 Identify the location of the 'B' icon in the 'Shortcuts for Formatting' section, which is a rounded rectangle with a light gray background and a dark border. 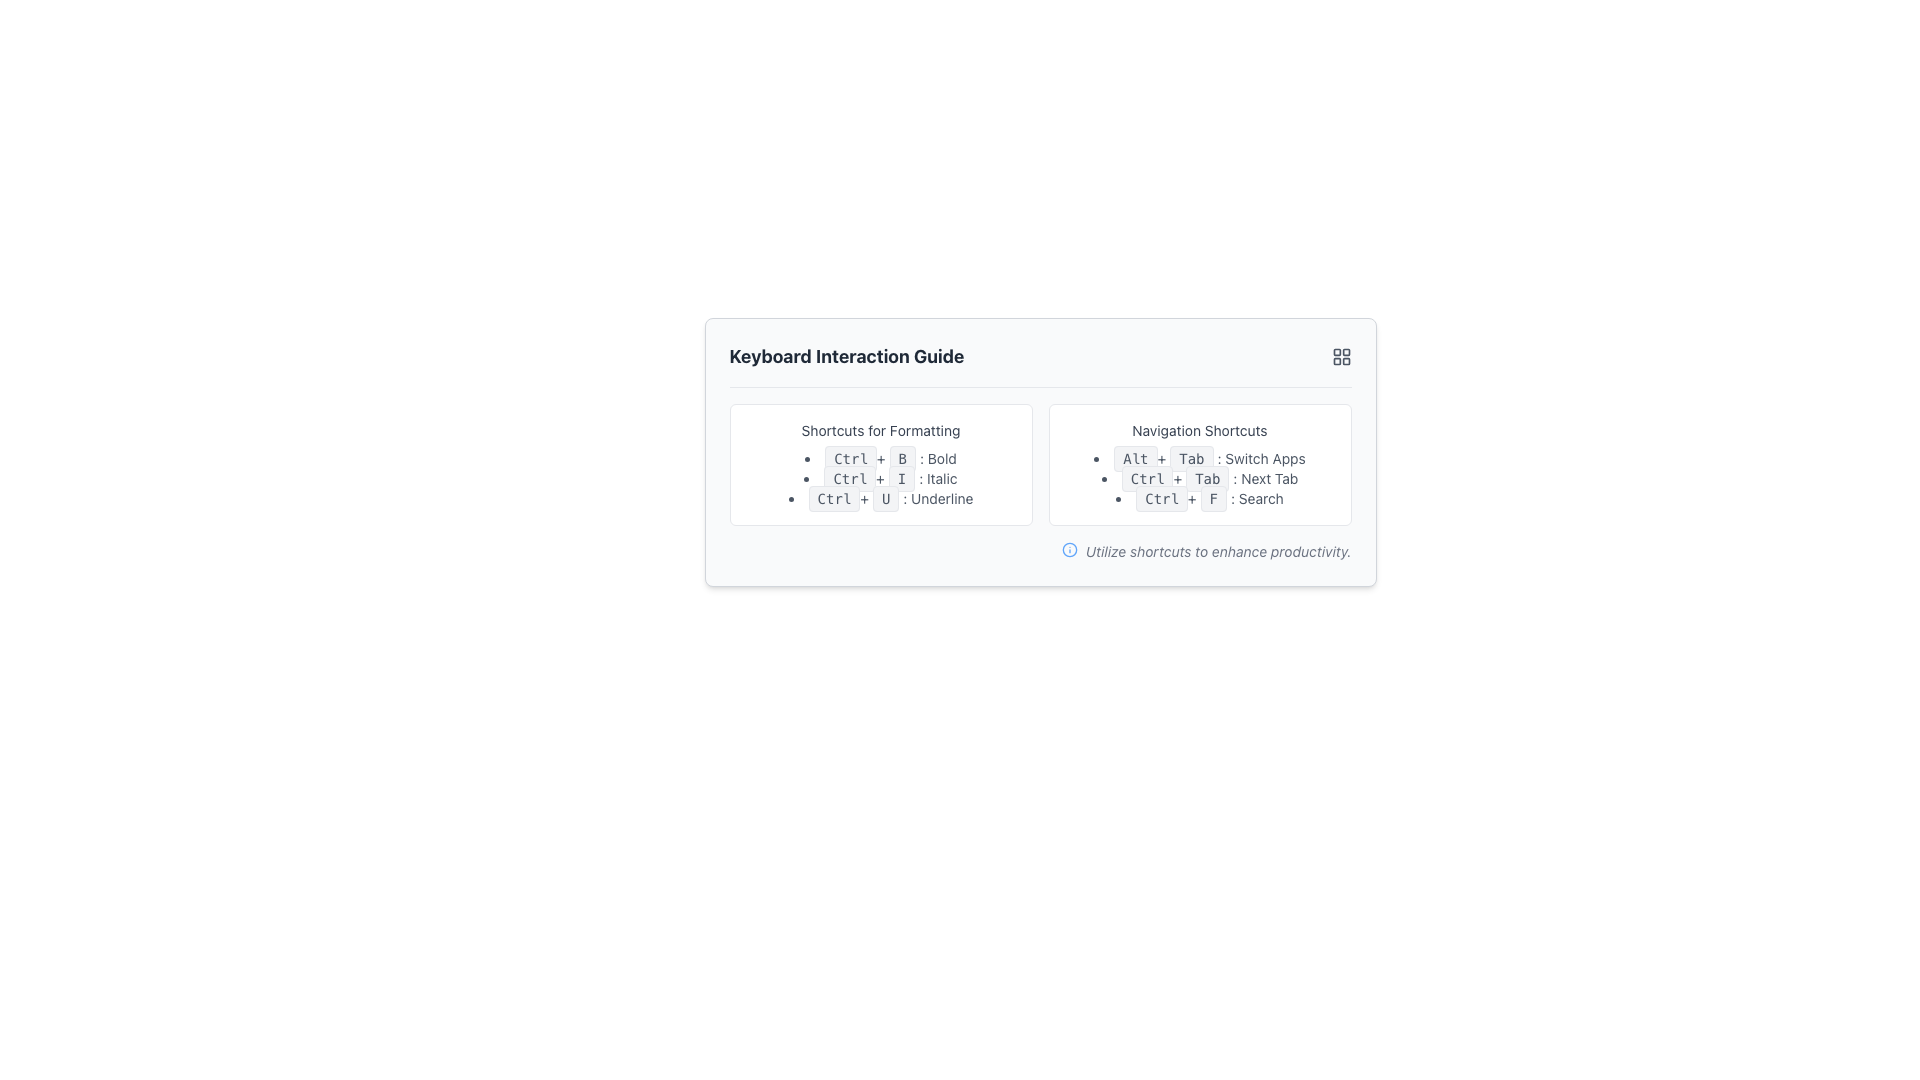
(901, 459).